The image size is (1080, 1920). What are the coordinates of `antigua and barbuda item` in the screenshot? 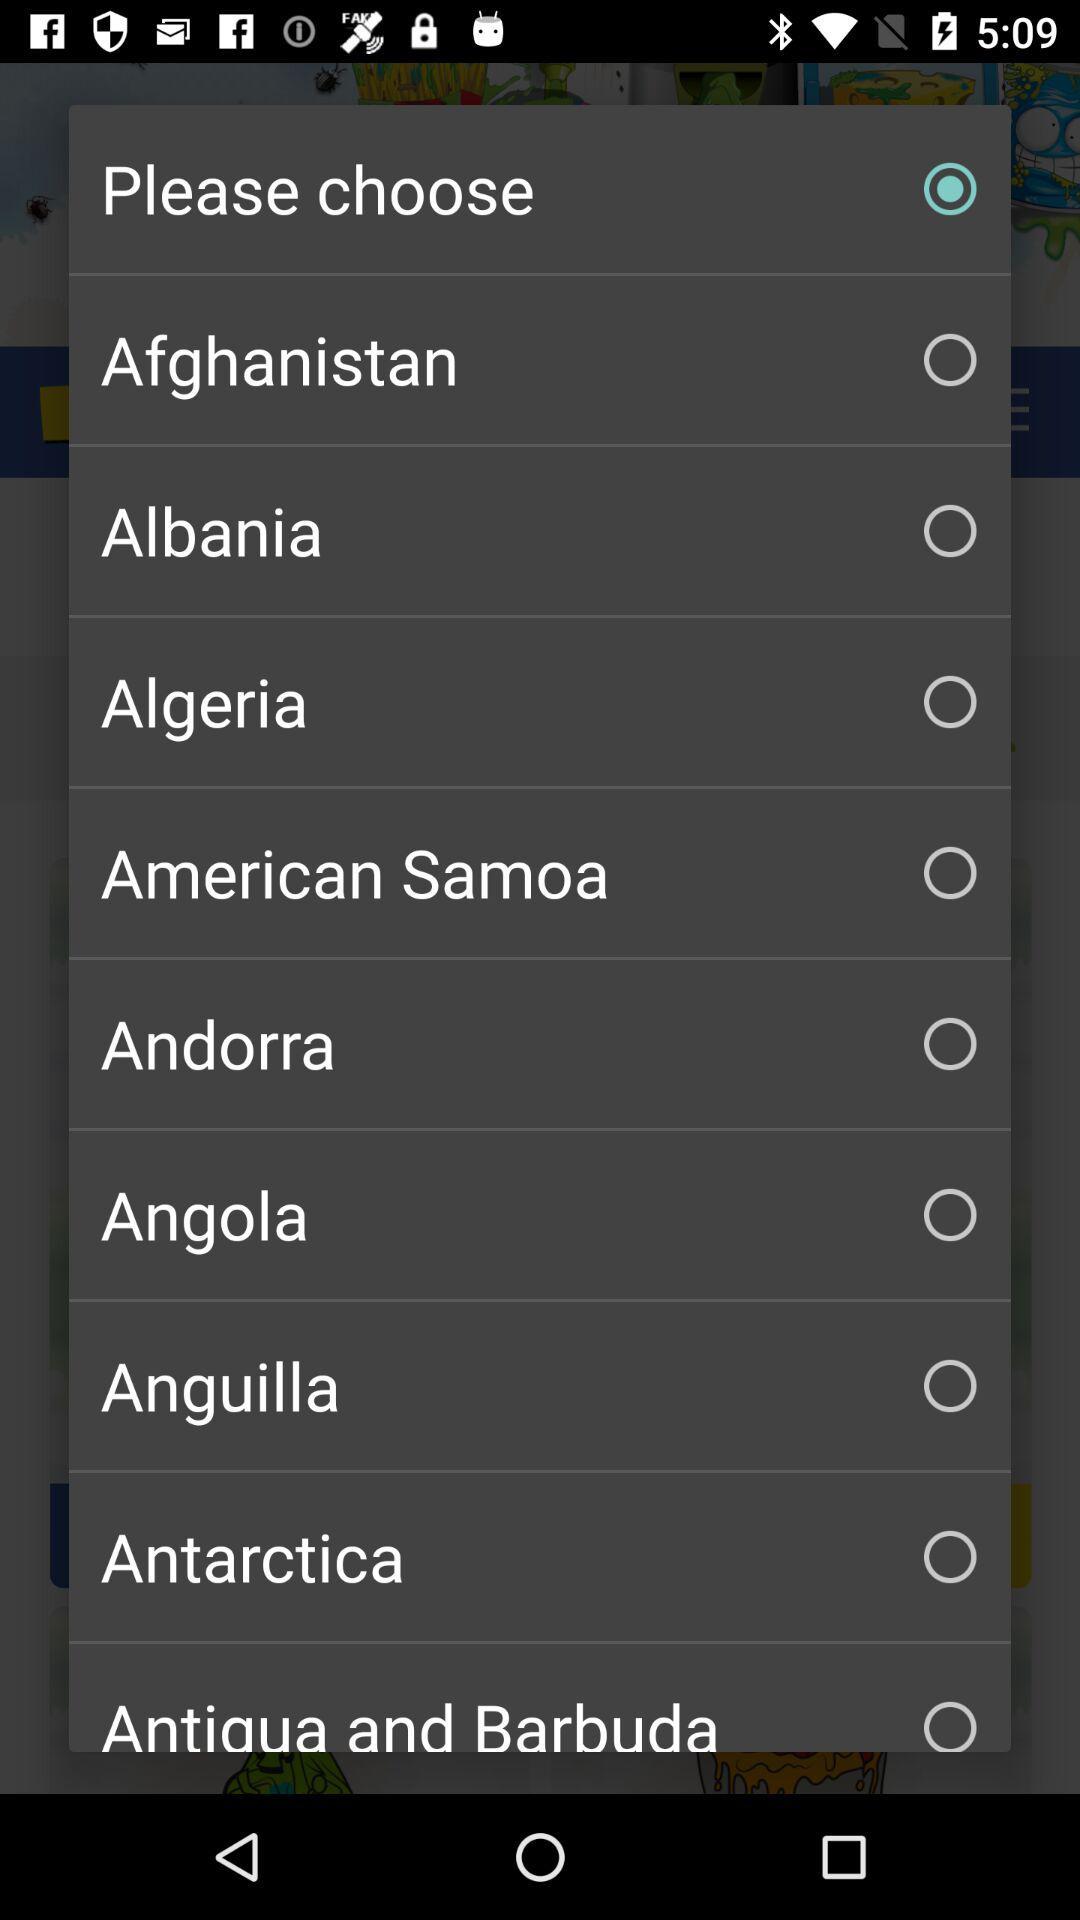 It's located at (540, 1697).